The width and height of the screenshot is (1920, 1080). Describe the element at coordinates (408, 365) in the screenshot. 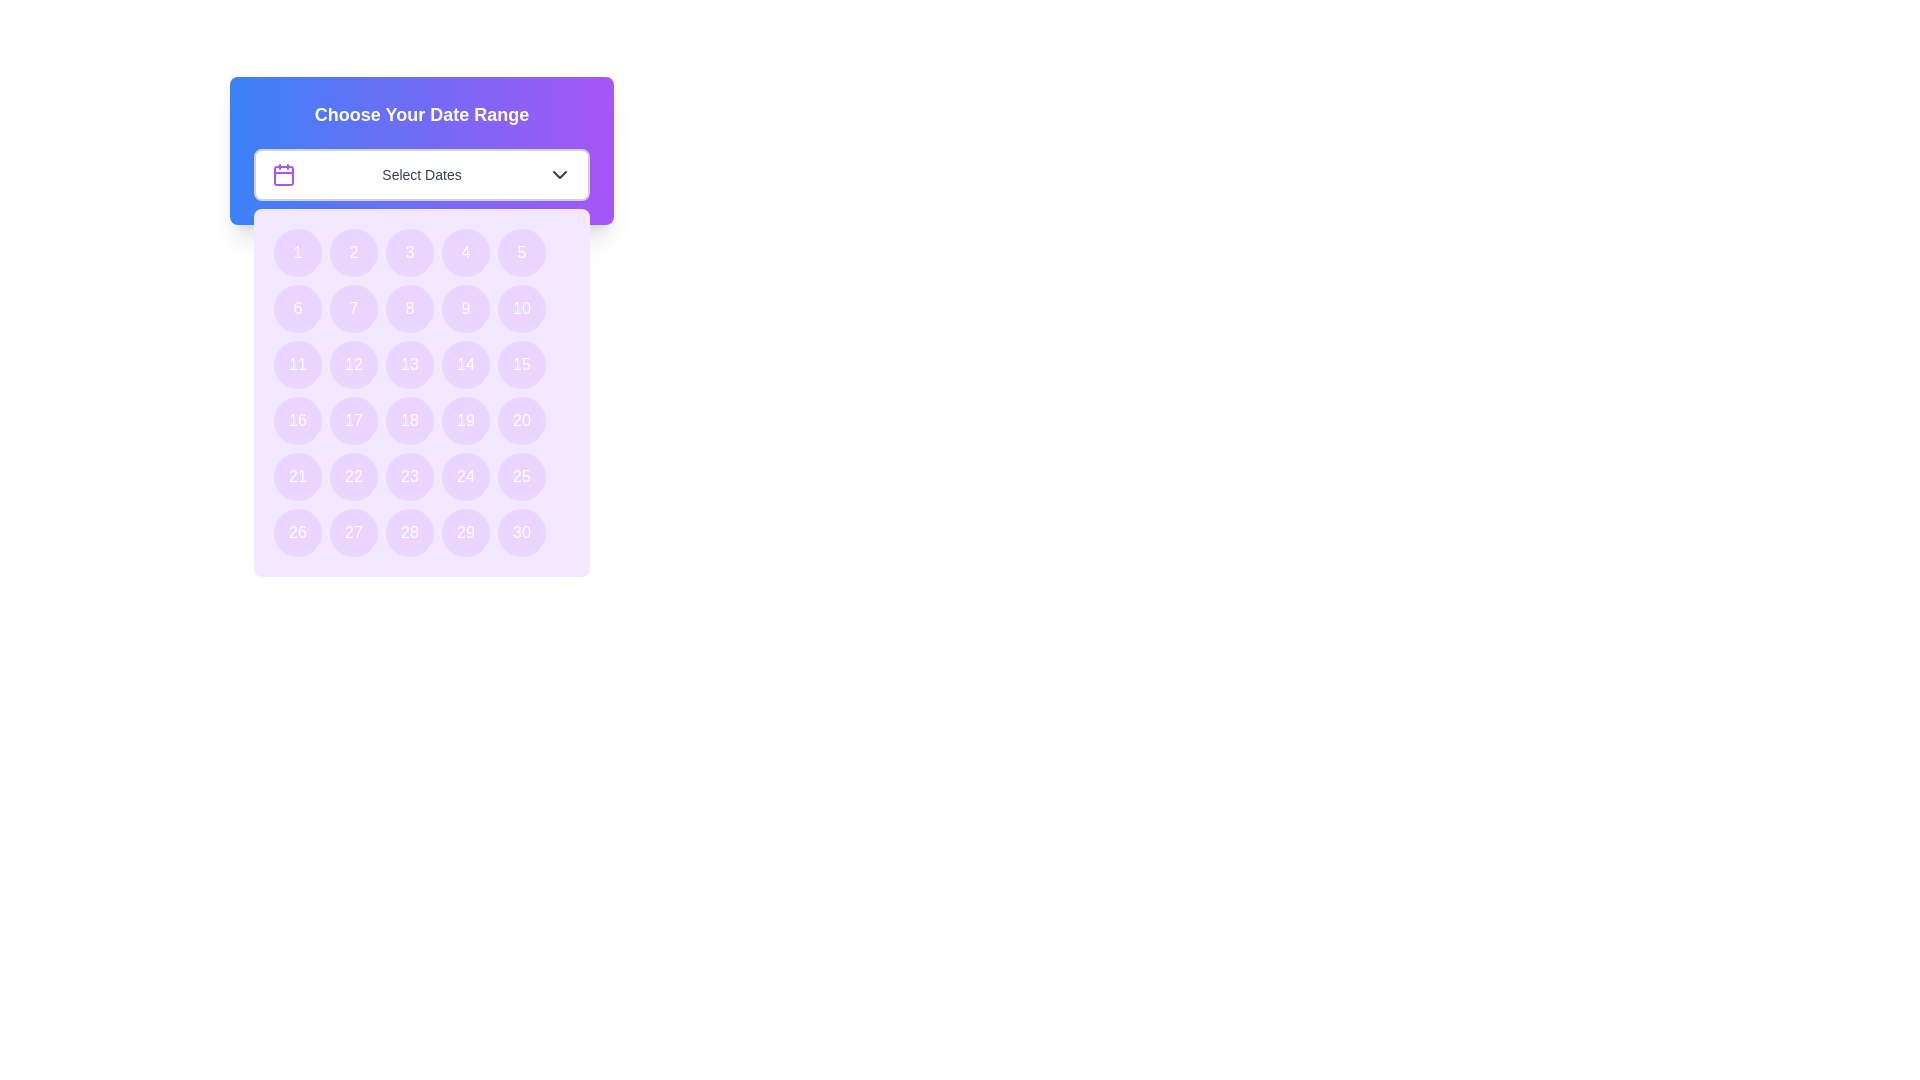

I see `the circular button labeled '13' with a violet background` at that location.